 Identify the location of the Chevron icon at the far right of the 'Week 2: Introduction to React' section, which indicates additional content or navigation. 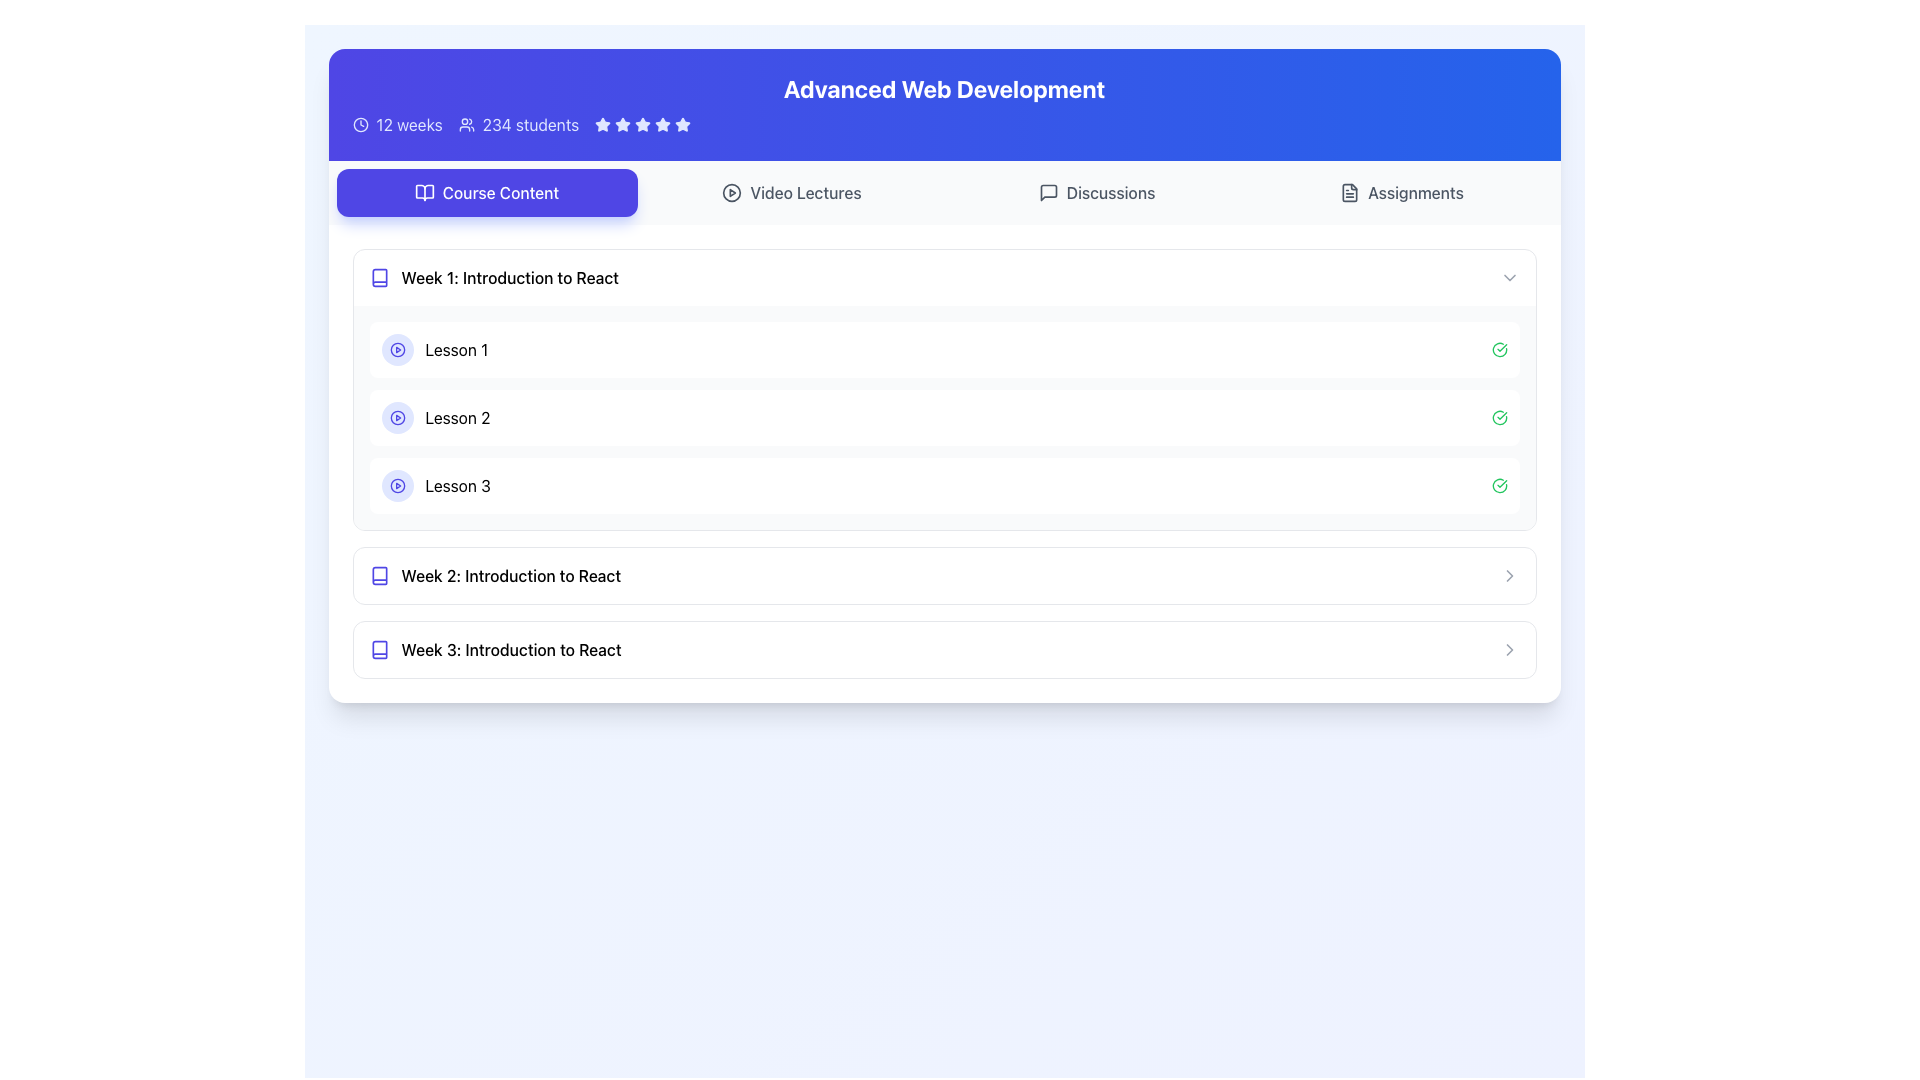
(1509, 575).